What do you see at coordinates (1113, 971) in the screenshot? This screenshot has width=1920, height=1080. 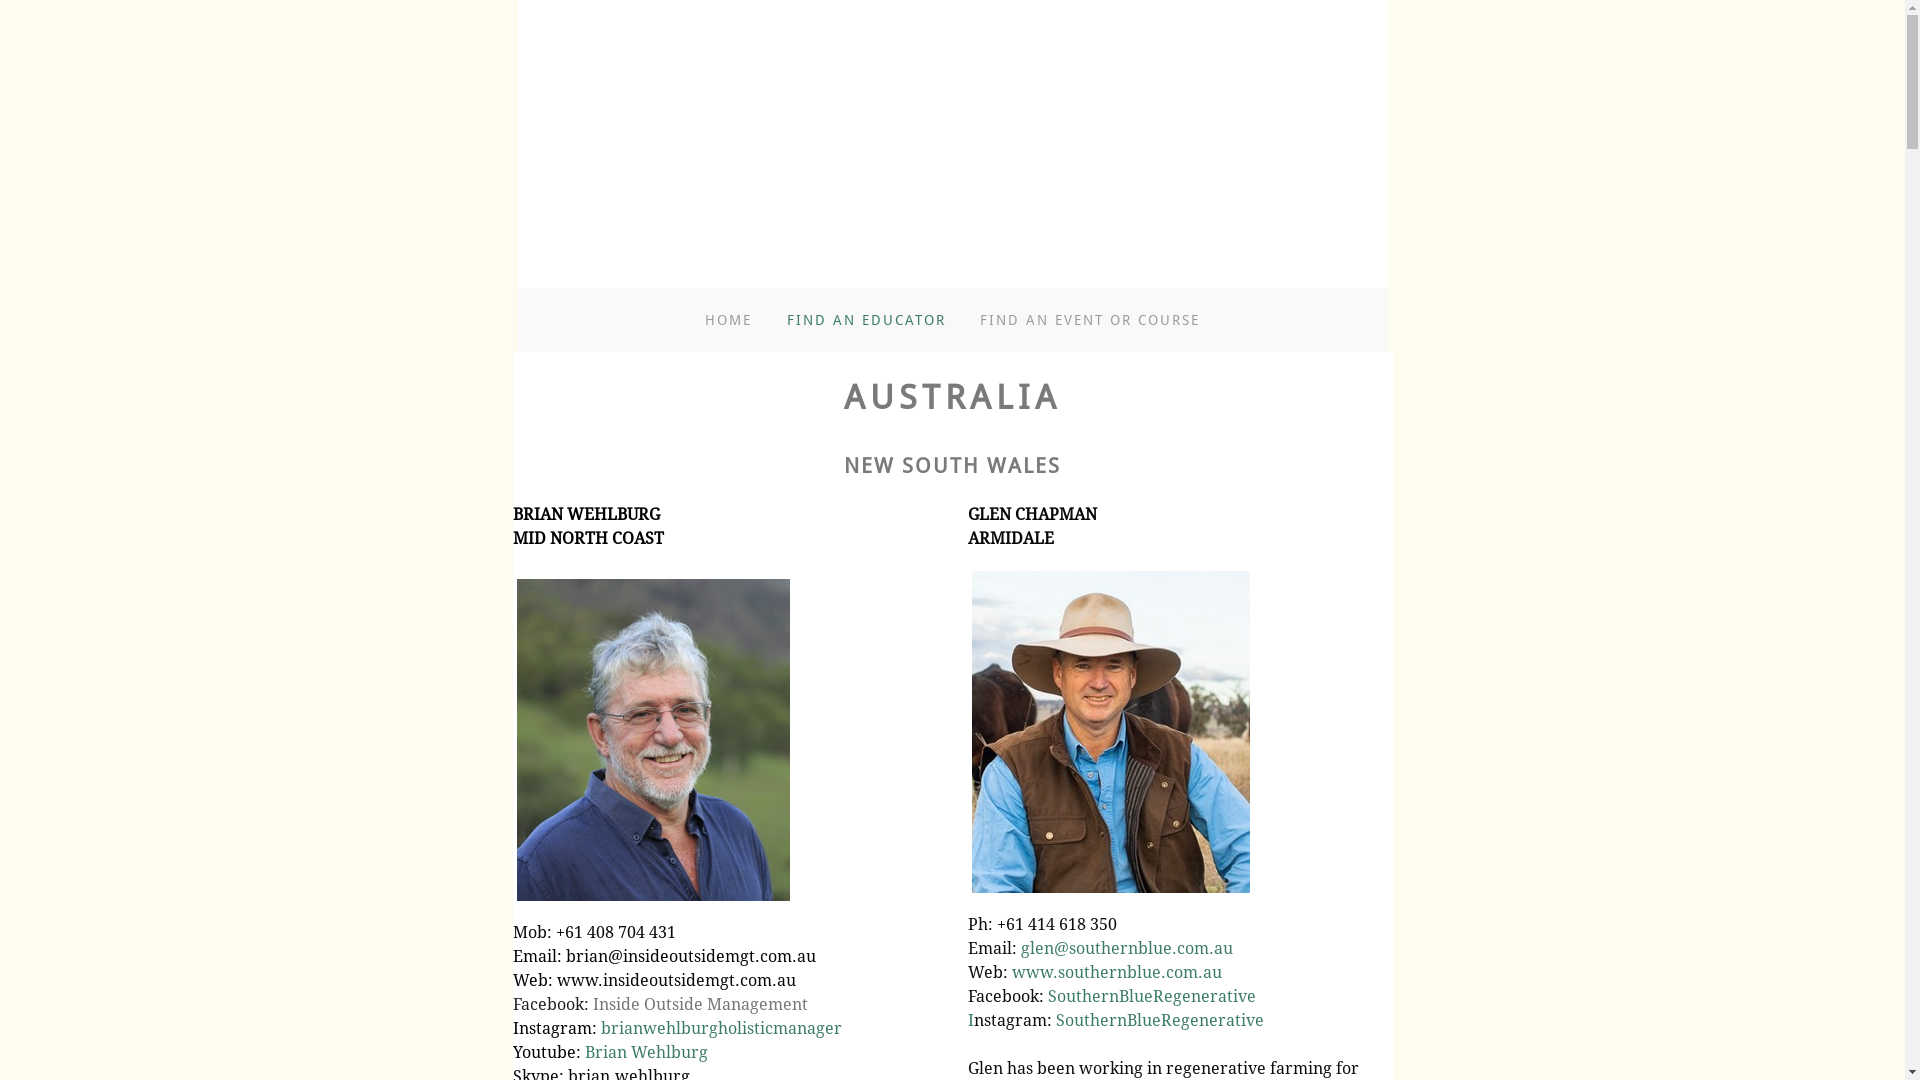 I see `' www.southernblue.com.au'` at bounding box center [1113, 971].